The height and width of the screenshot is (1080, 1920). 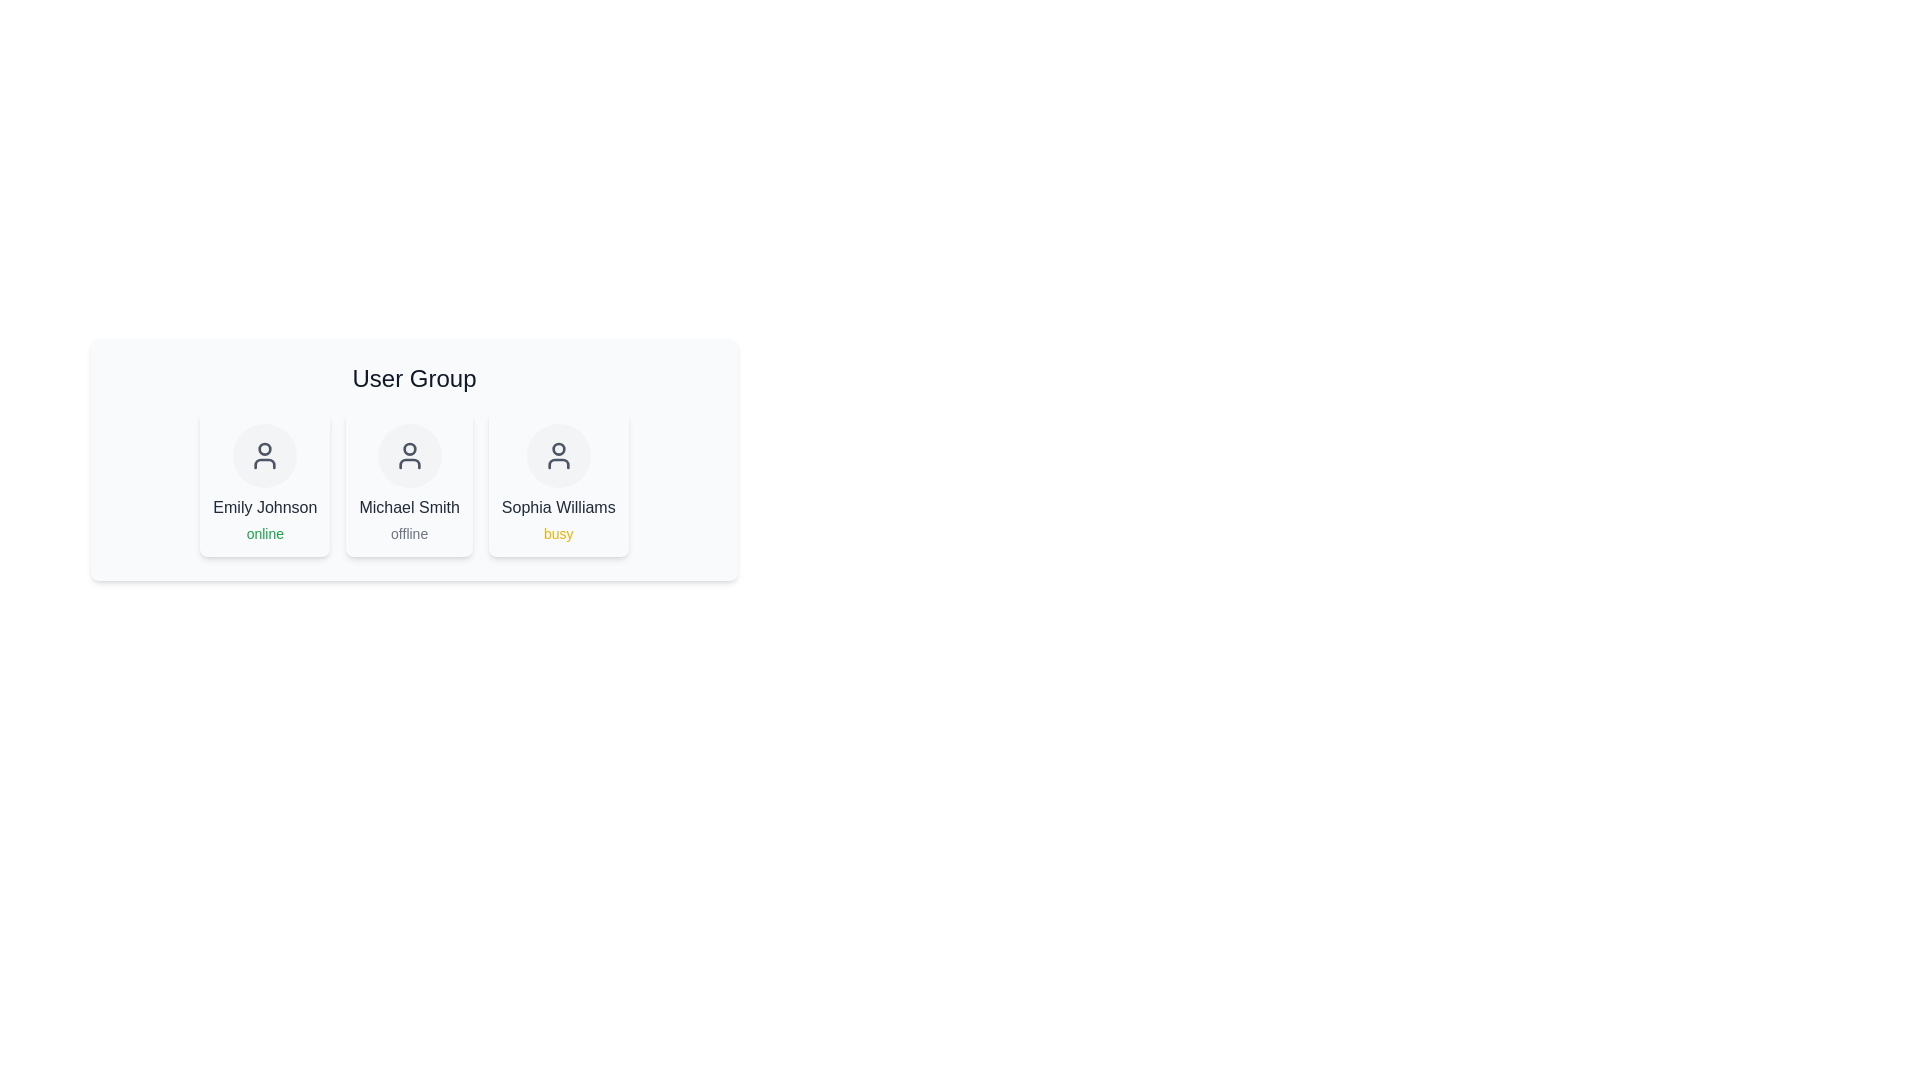 I want to click on the icon placeholder representing 'Sophia Williams' located at the top of her card with the 'busy' status, so click(x=558, y=455).